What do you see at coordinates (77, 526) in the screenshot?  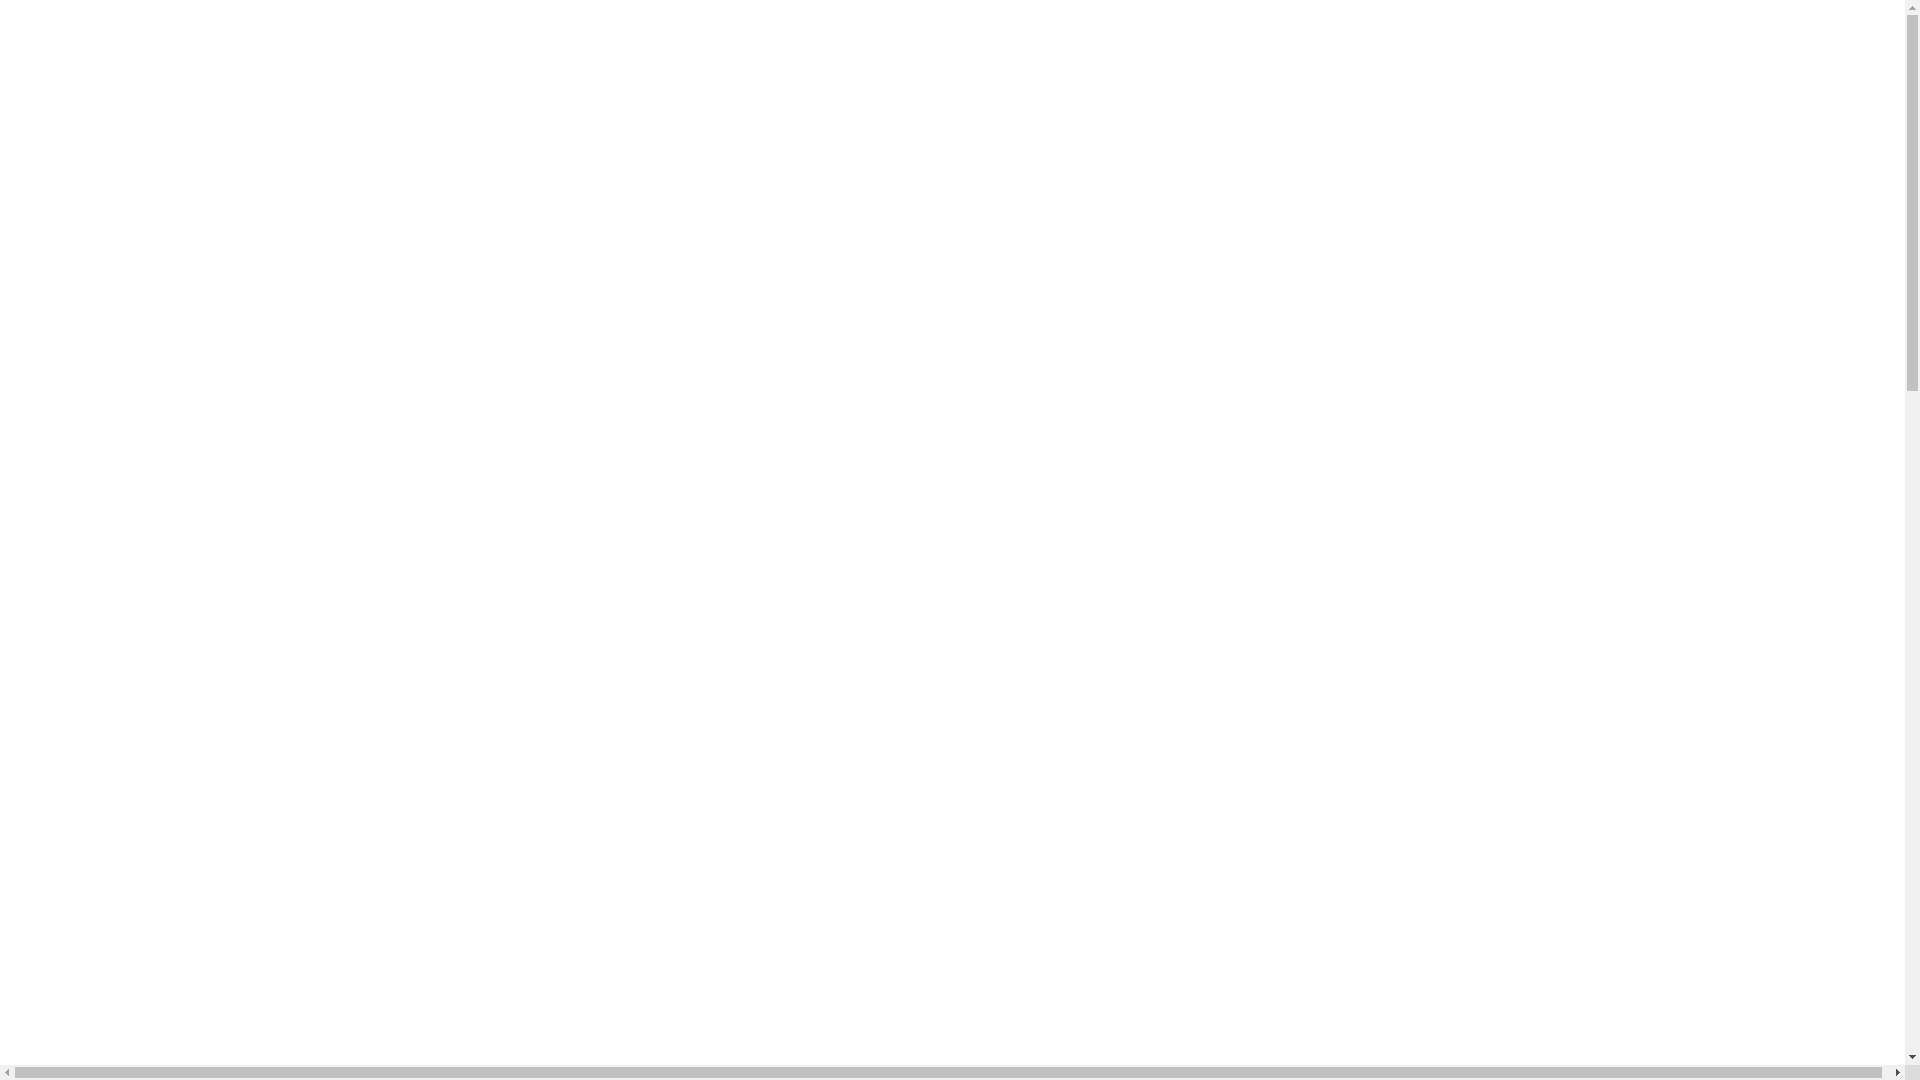 I see `'BRANDS'` at bounding box center [77, 526].